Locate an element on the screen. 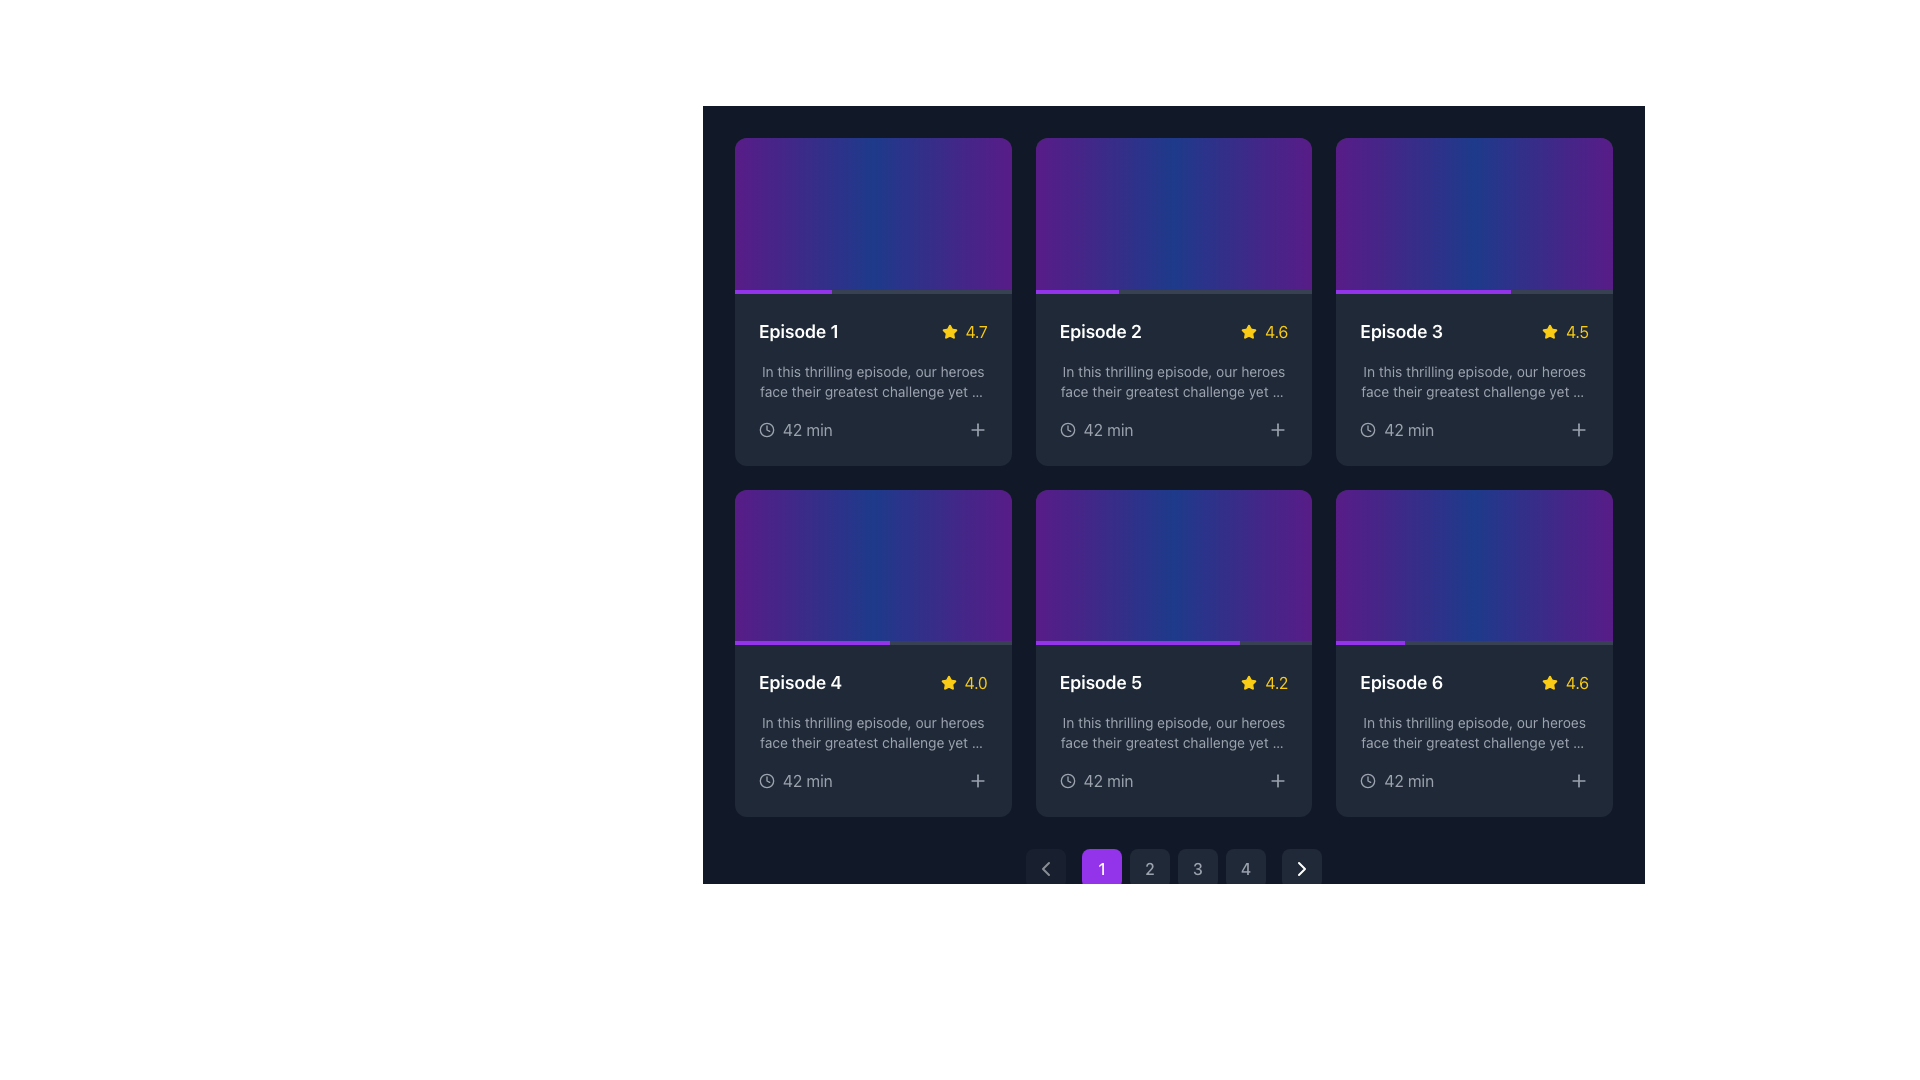 This screenshot has height=1080, width=1920. the rating or description of the media information Card displaying details about 'Episode 2', which is located in the second column of the first row in a 3x2 grid layout is located at coordinates (1174, 379).